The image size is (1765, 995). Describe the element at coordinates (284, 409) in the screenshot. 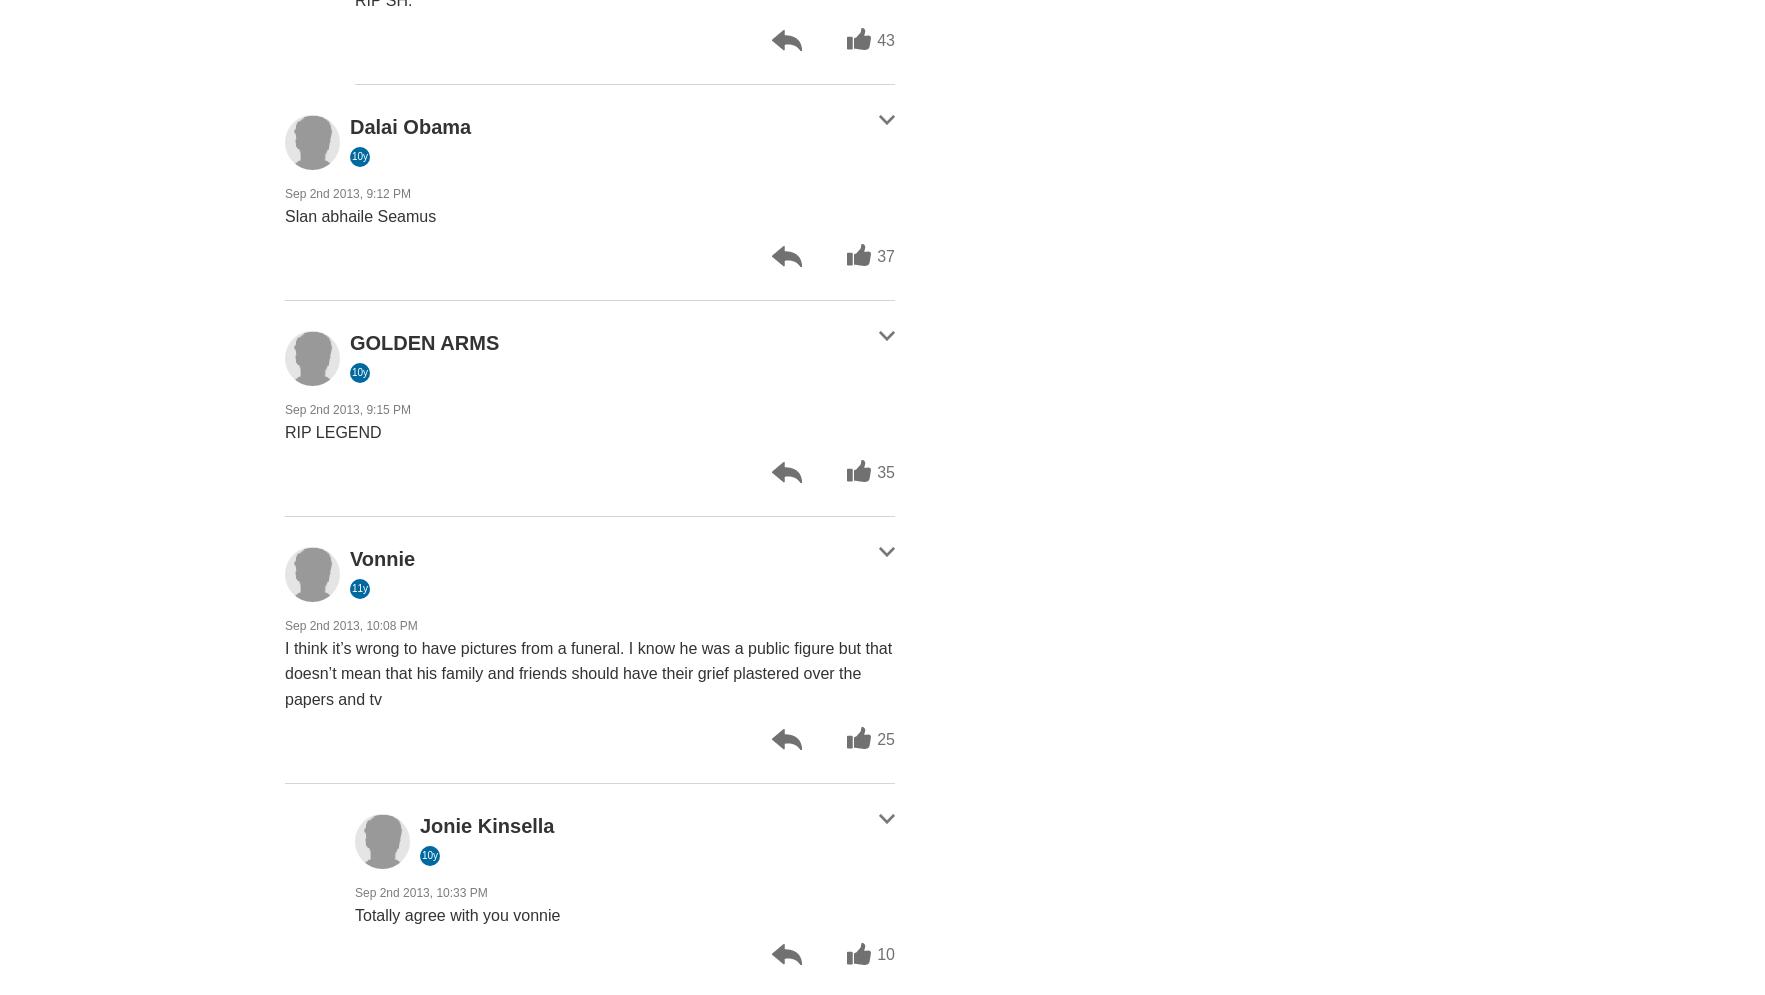

I see `'Sep 2nd 2013, 9:15 PM'` at that location.